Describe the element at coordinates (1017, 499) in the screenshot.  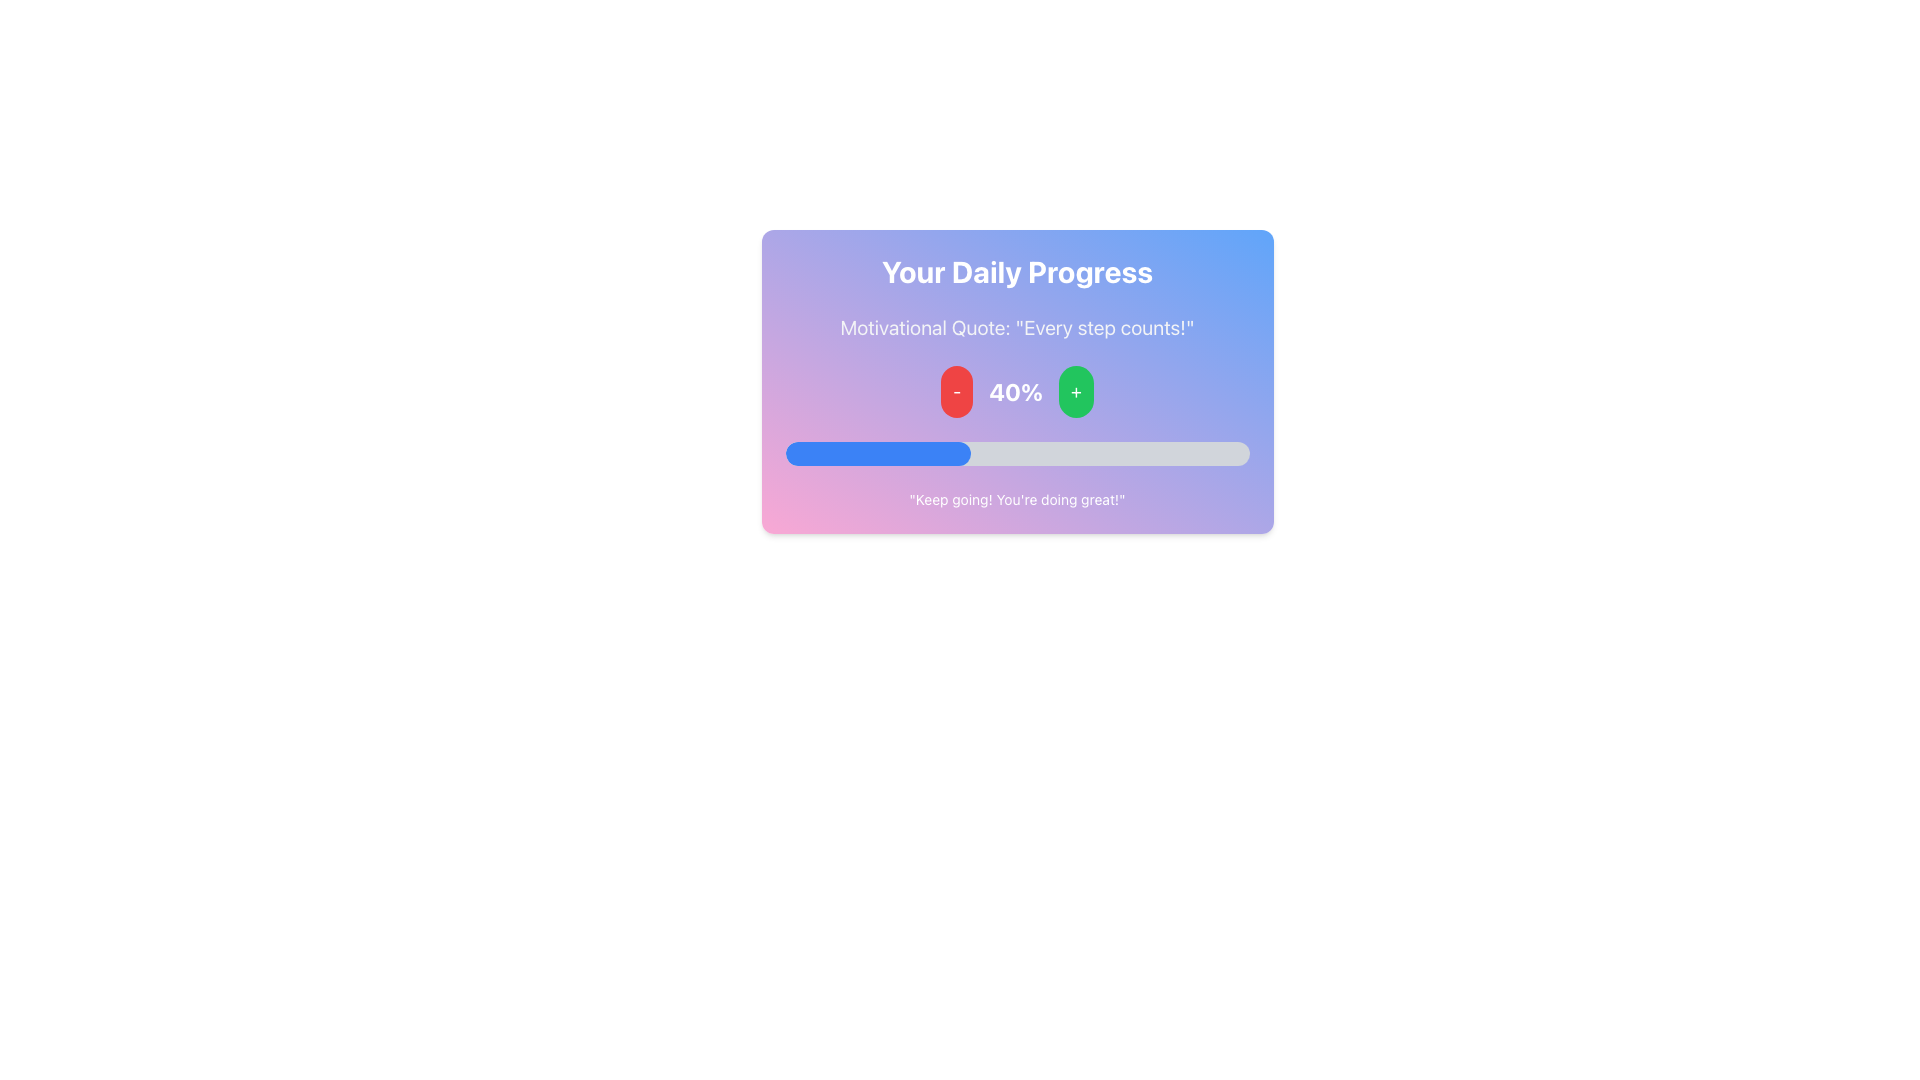
I see `the motivational message static text located centrally at the bottom of the card structure, below the progress bar and percentage indicators` at that location.